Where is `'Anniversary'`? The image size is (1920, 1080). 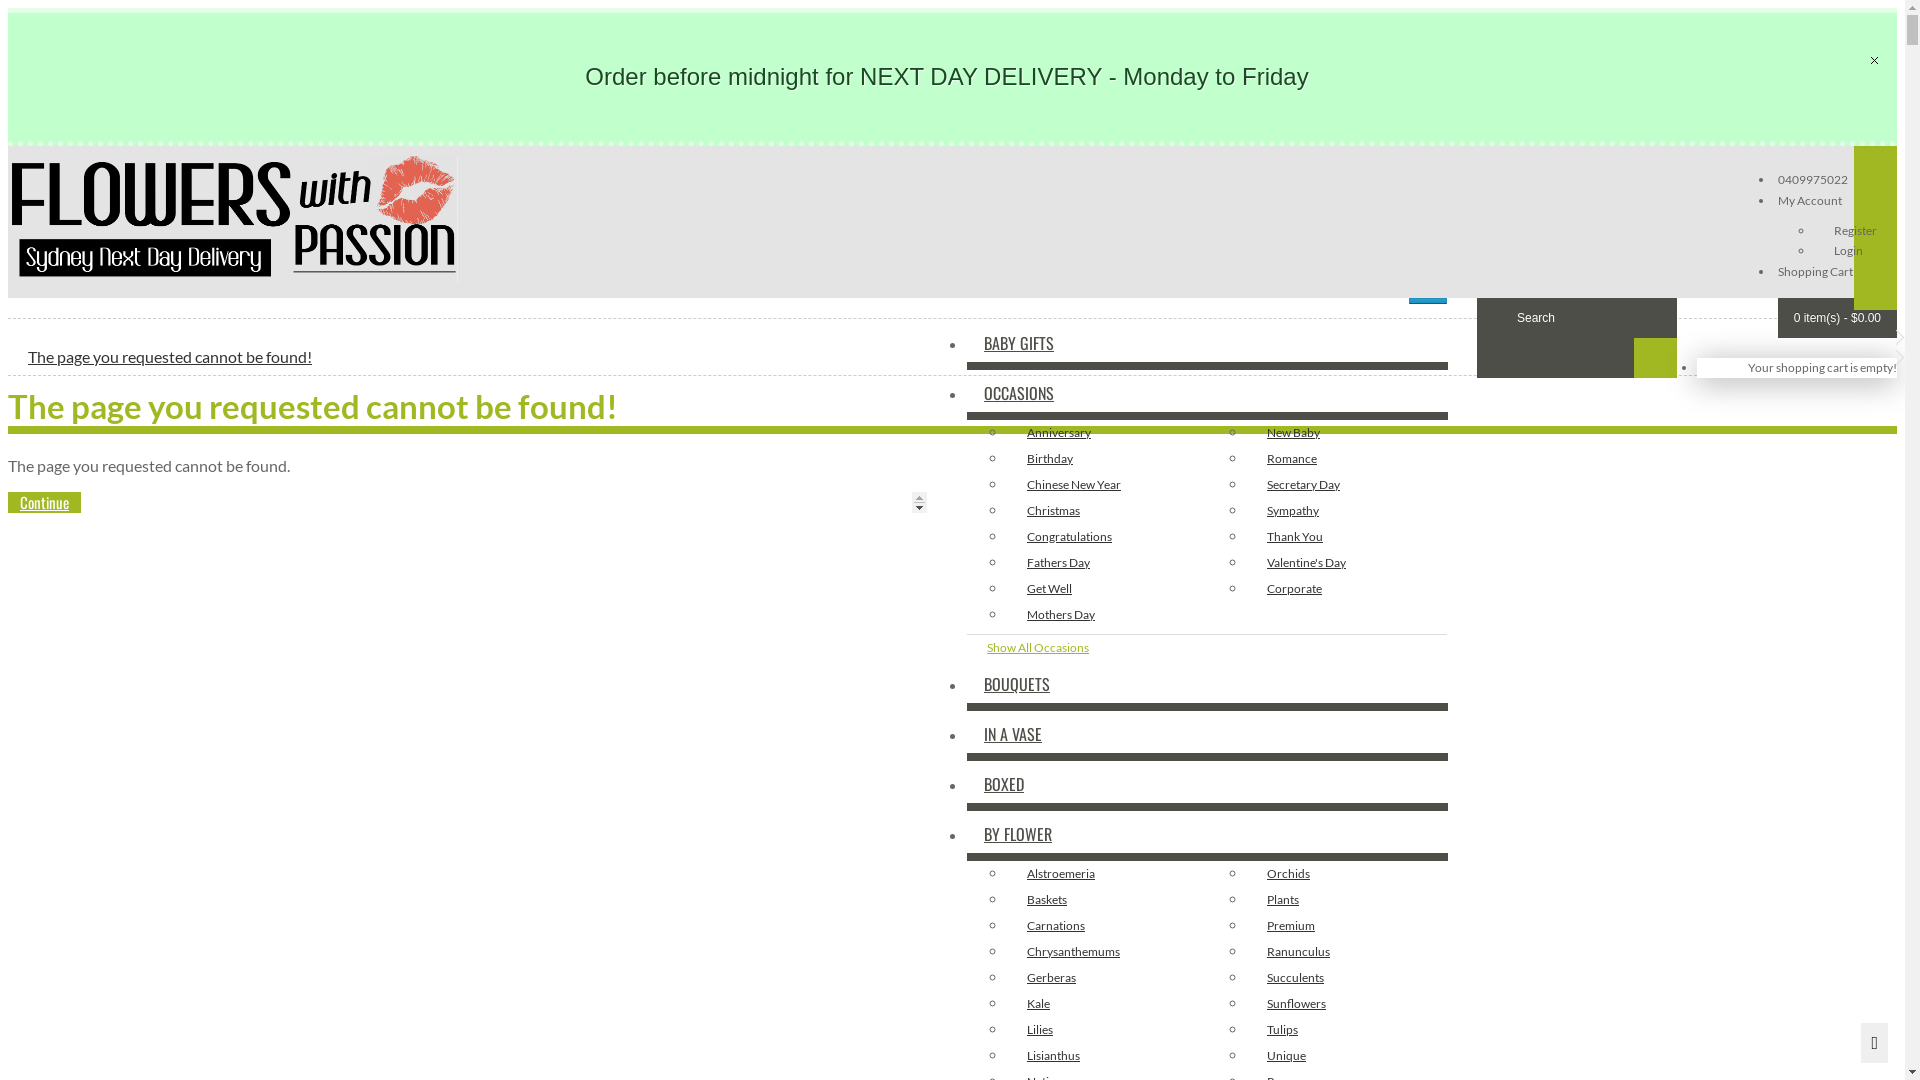
'Anniversary' is located at coordinates (1106, 431).